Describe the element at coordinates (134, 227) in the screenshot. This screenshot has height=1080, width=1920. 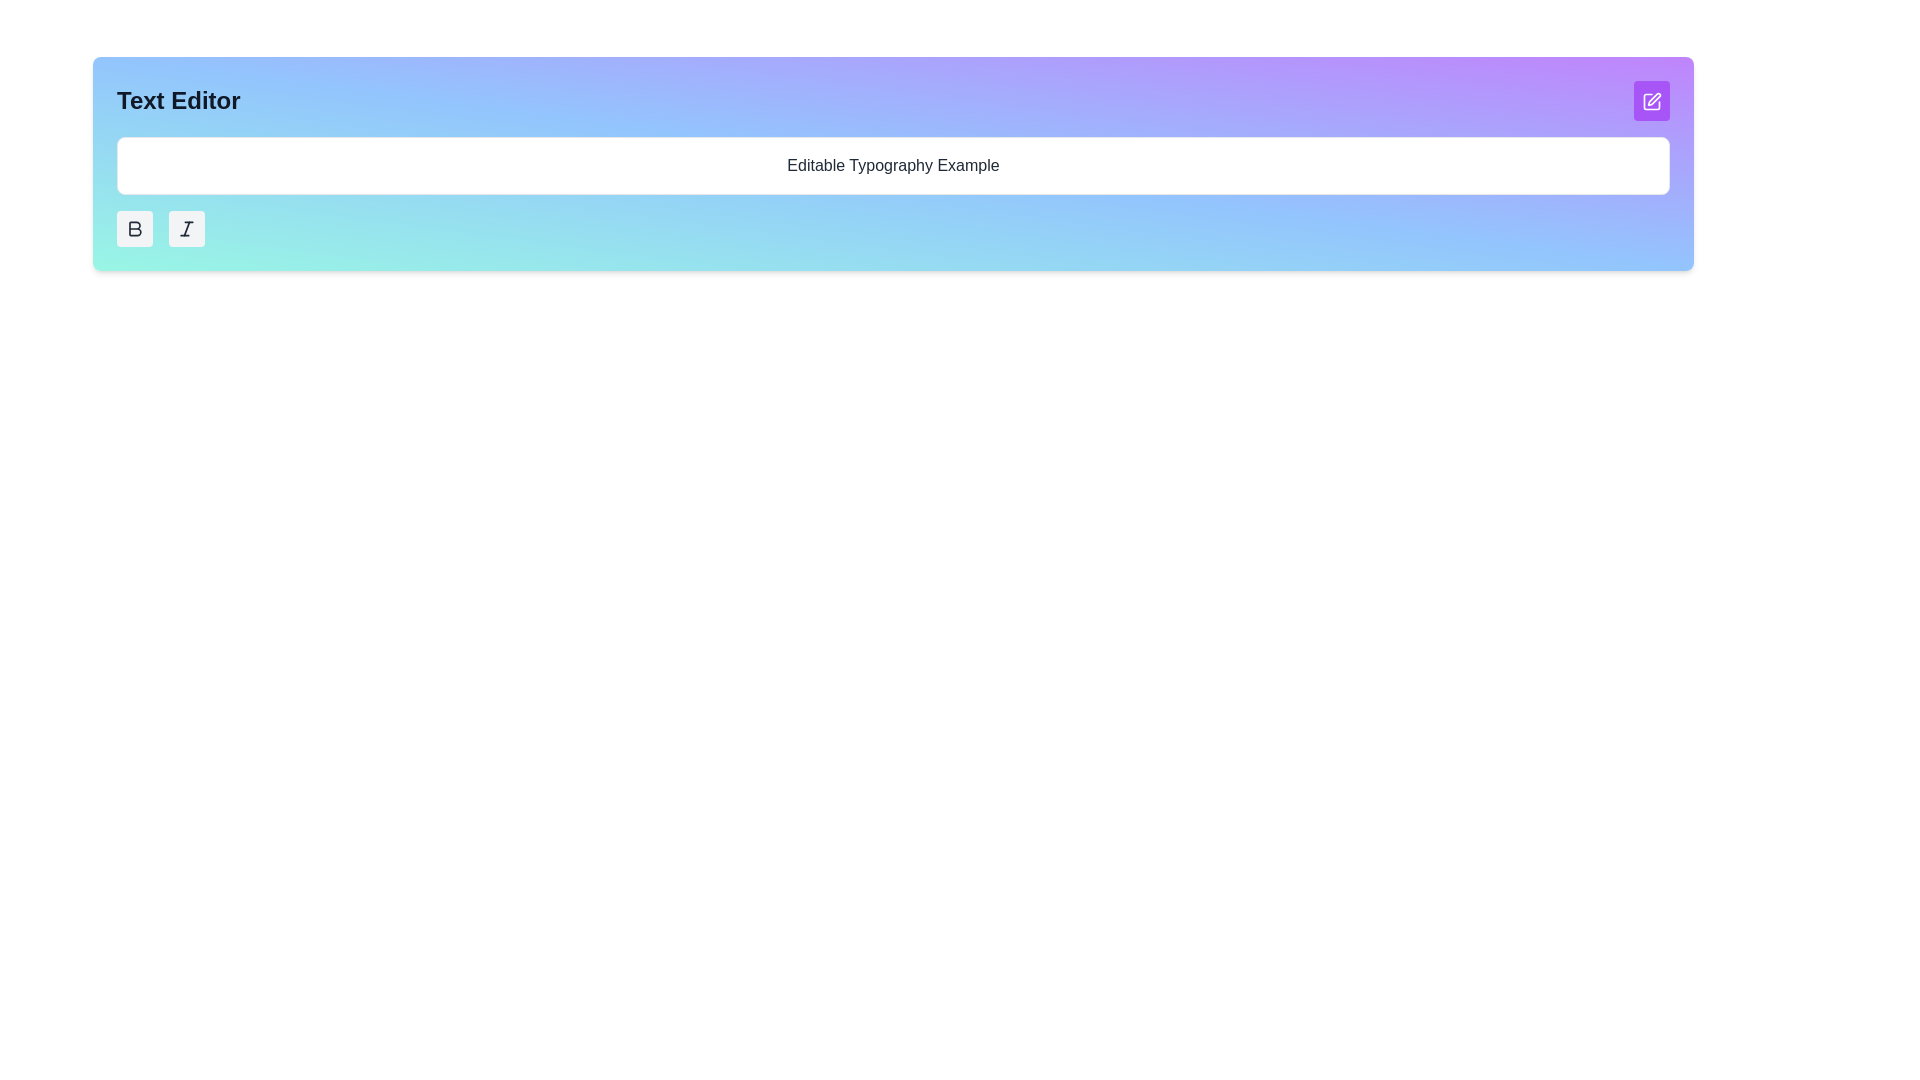
I see `the bold formatting button located on the left side of the text editing toolbar` at that location.